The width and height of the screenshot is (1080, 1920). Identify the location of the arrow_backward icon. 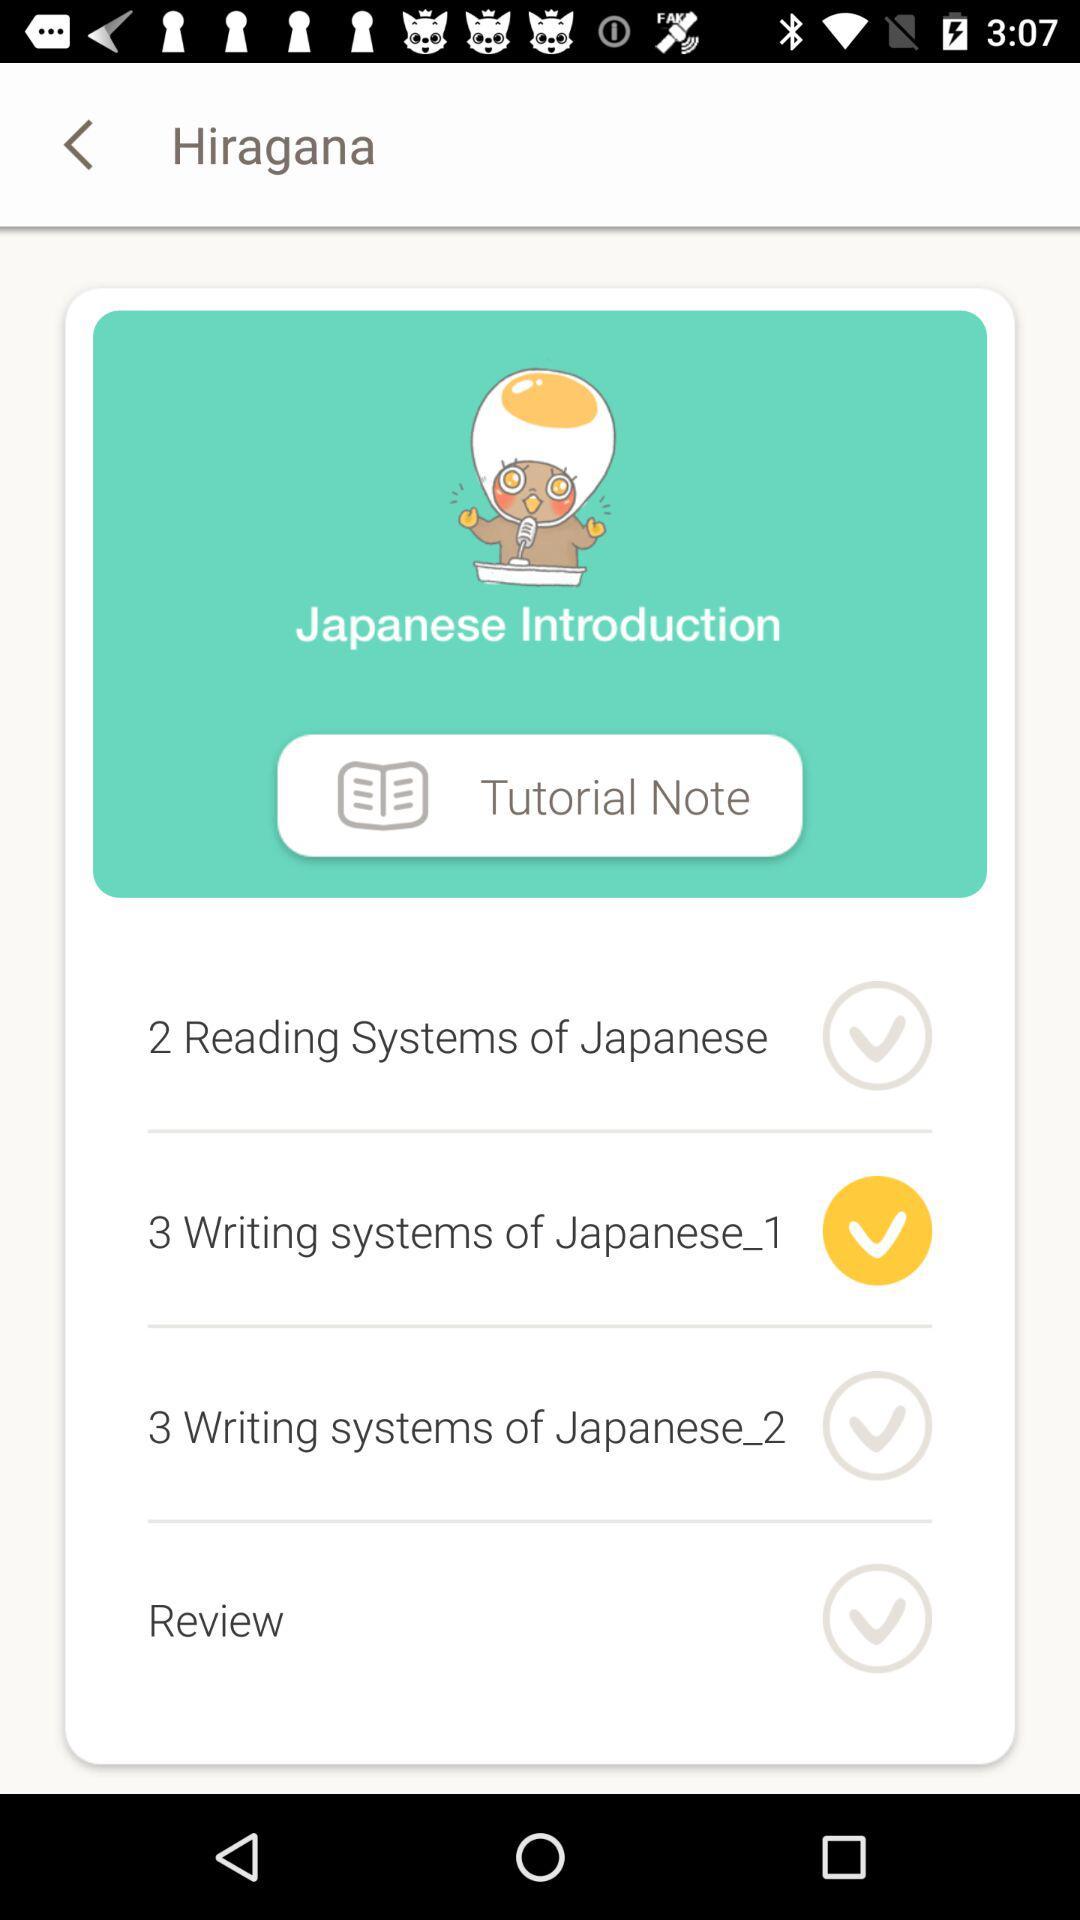
(81, 143).